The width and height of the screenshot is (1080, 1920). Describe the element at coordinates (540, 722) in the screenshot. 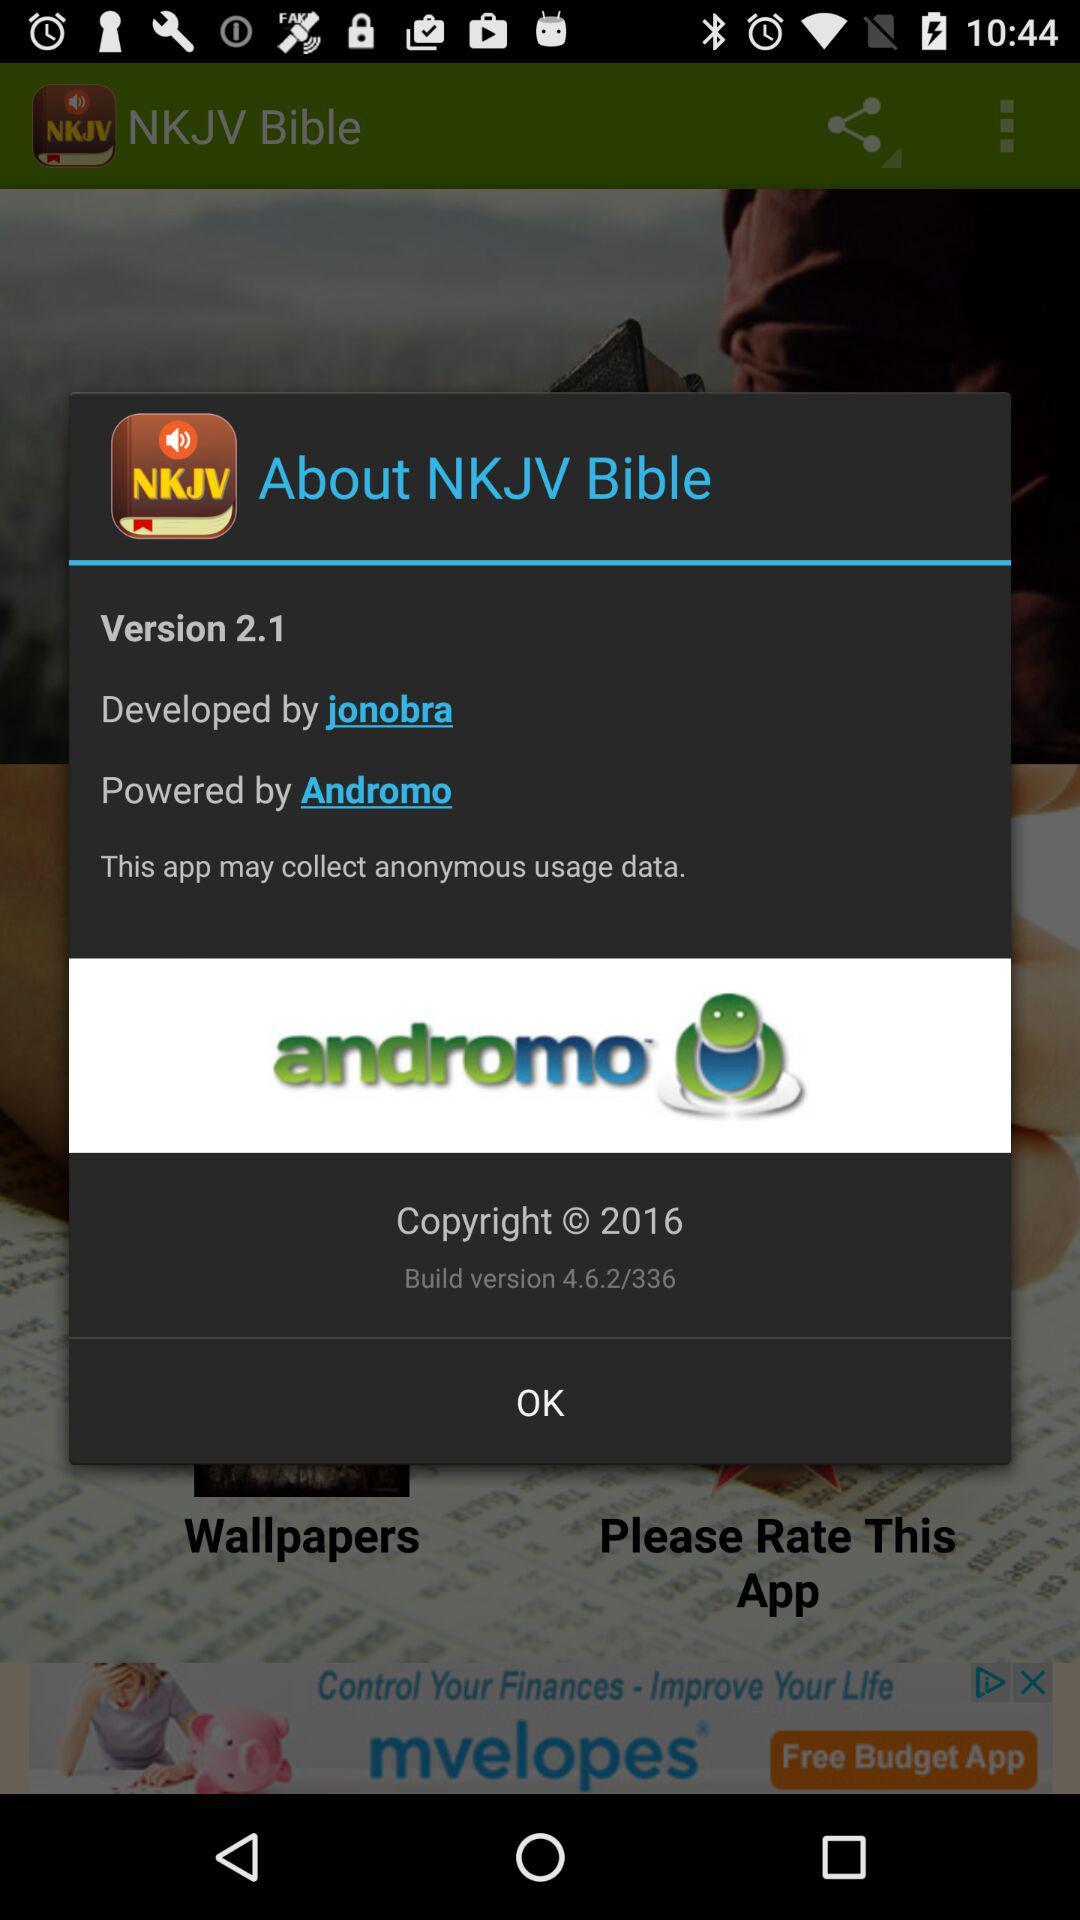

I see `app below the version 2.1 icon` at that location.